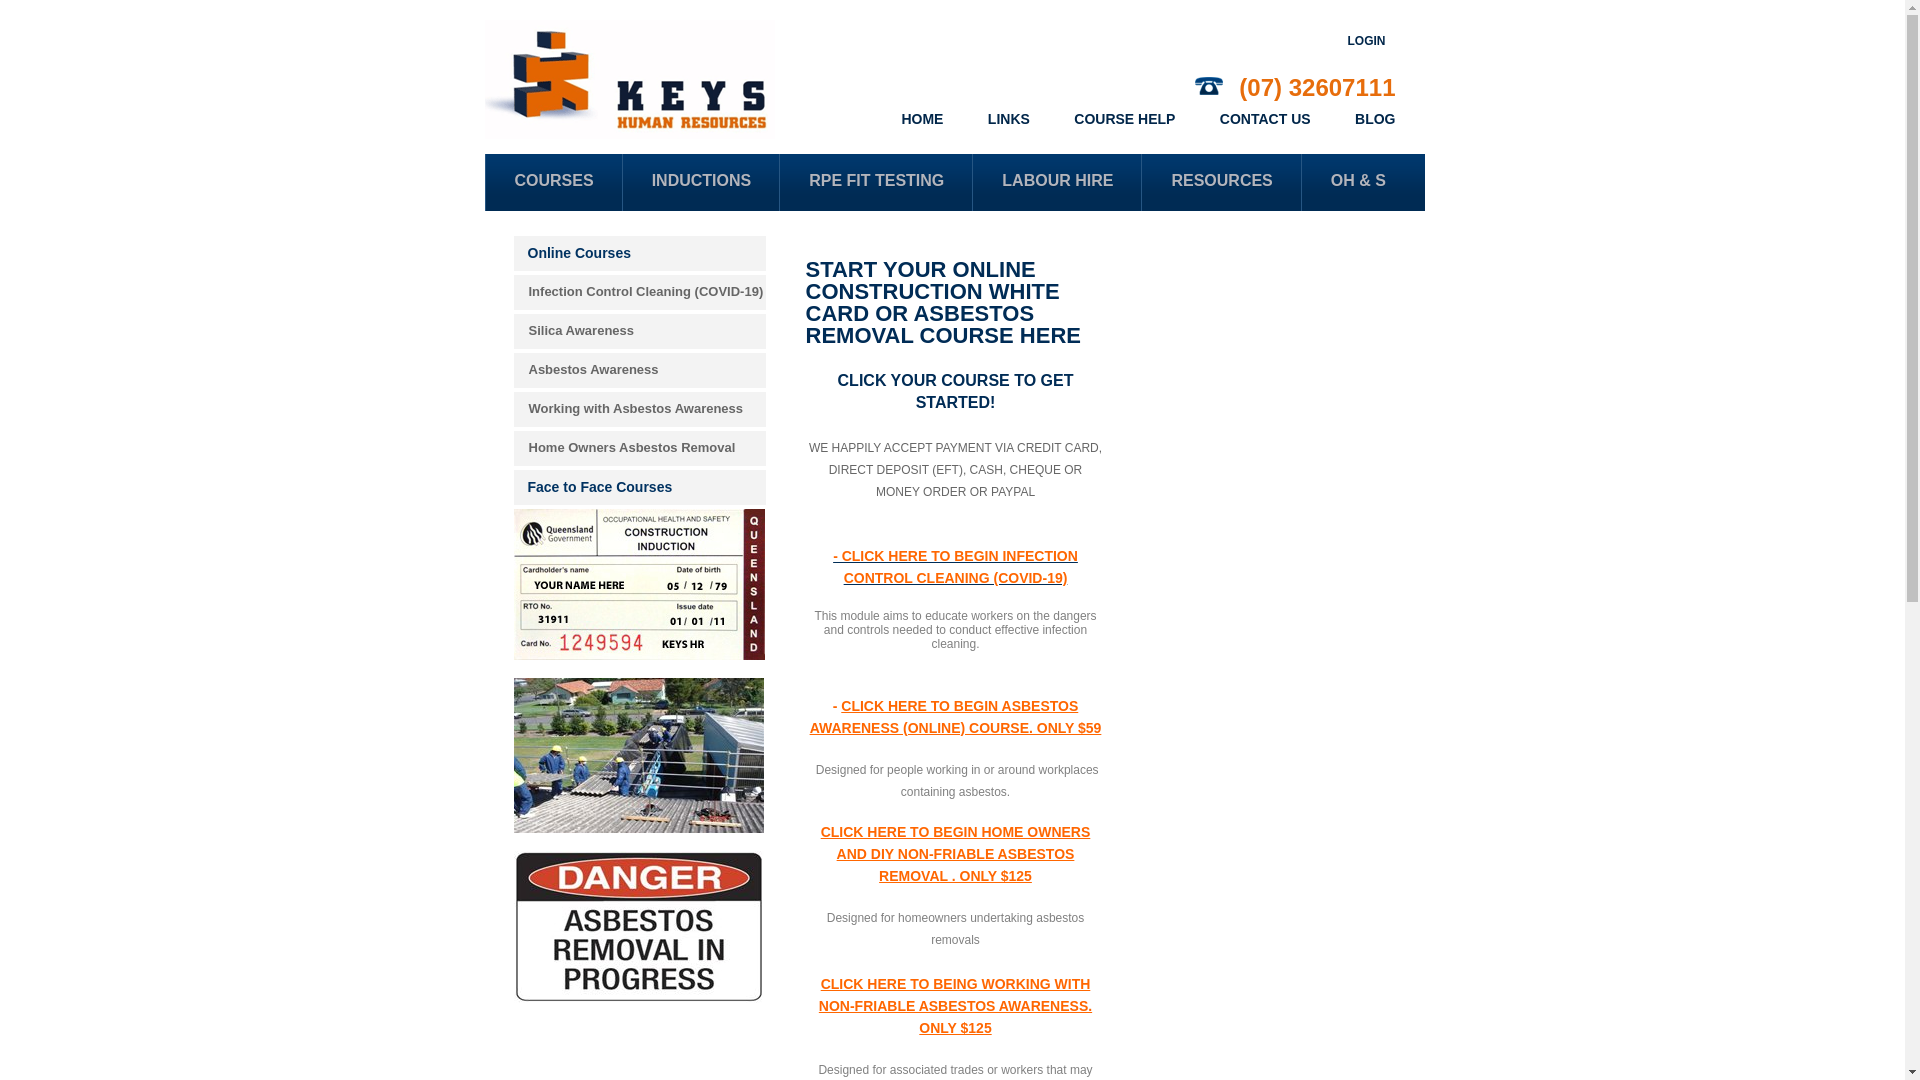  I want to click on 'BLOG', so click(1373, 119).